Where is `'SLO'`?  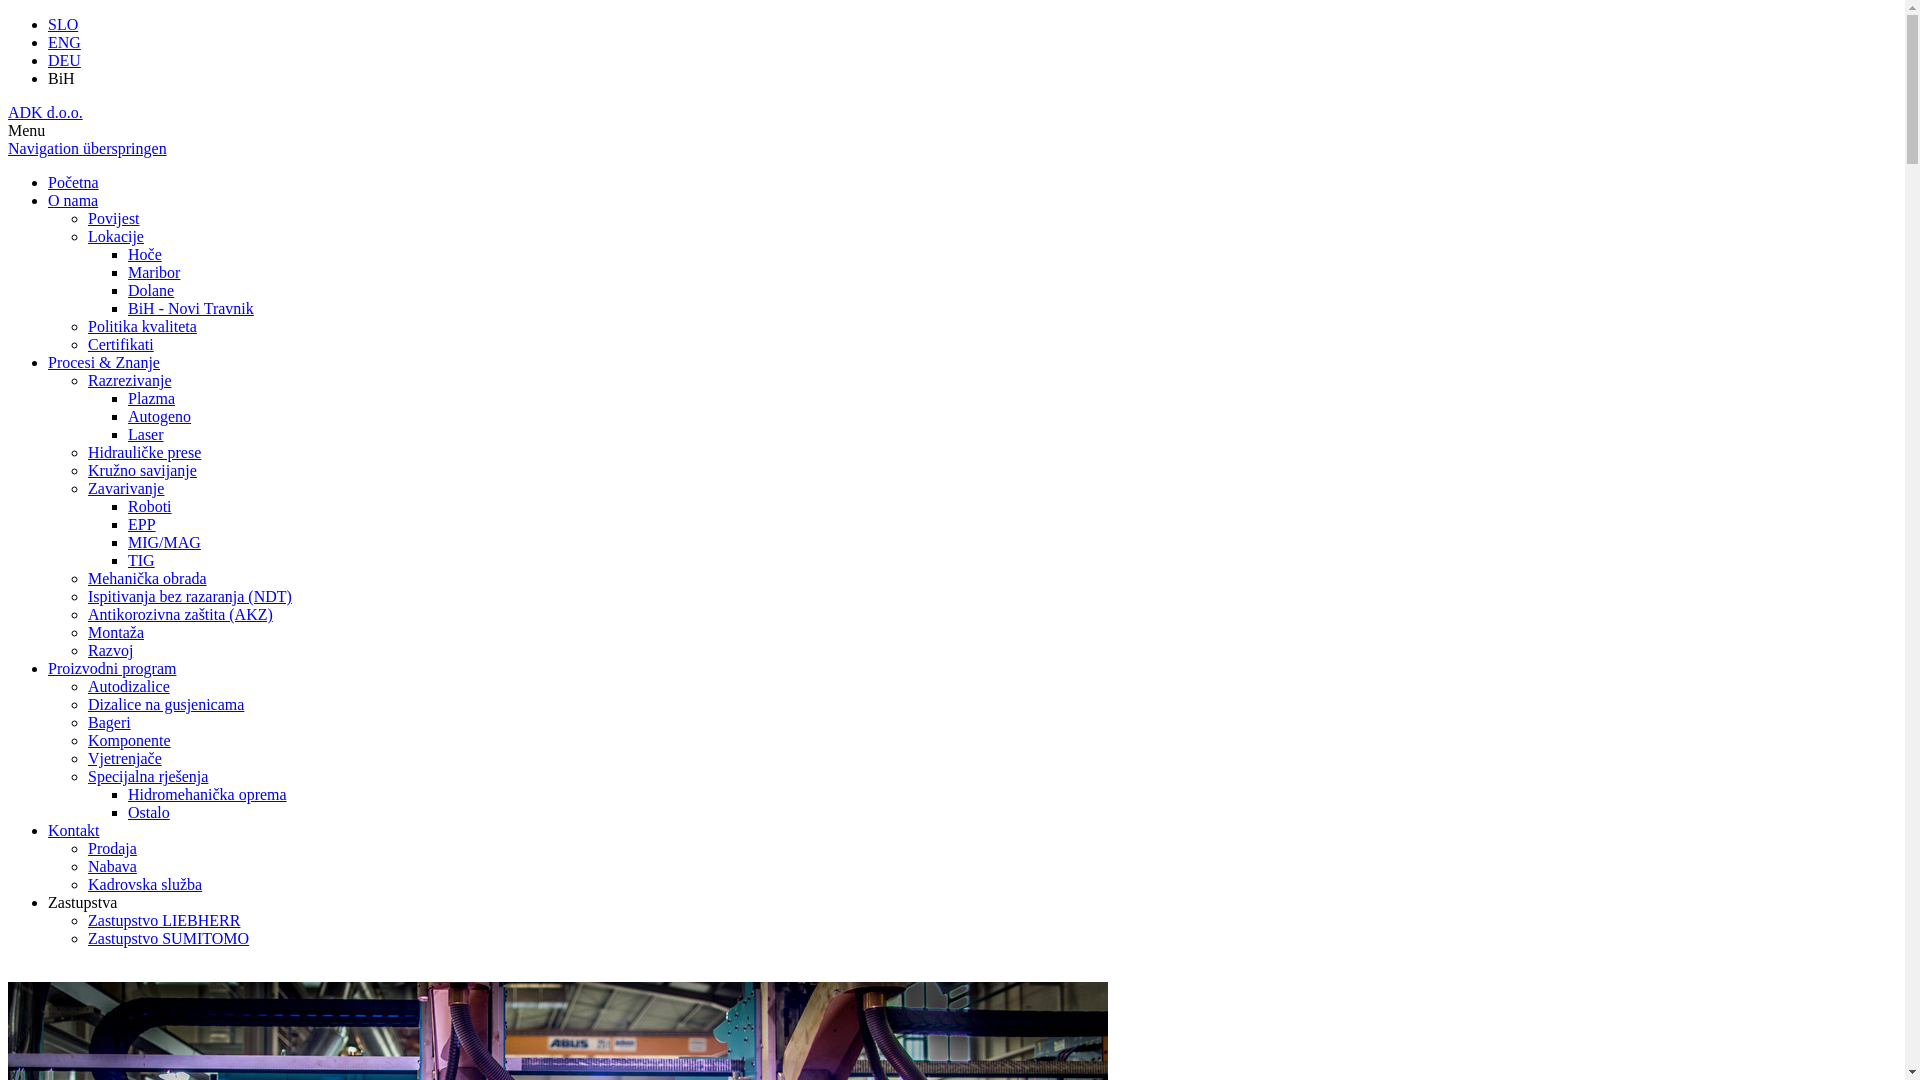
'SLO' is located at coordinates (62, 24).